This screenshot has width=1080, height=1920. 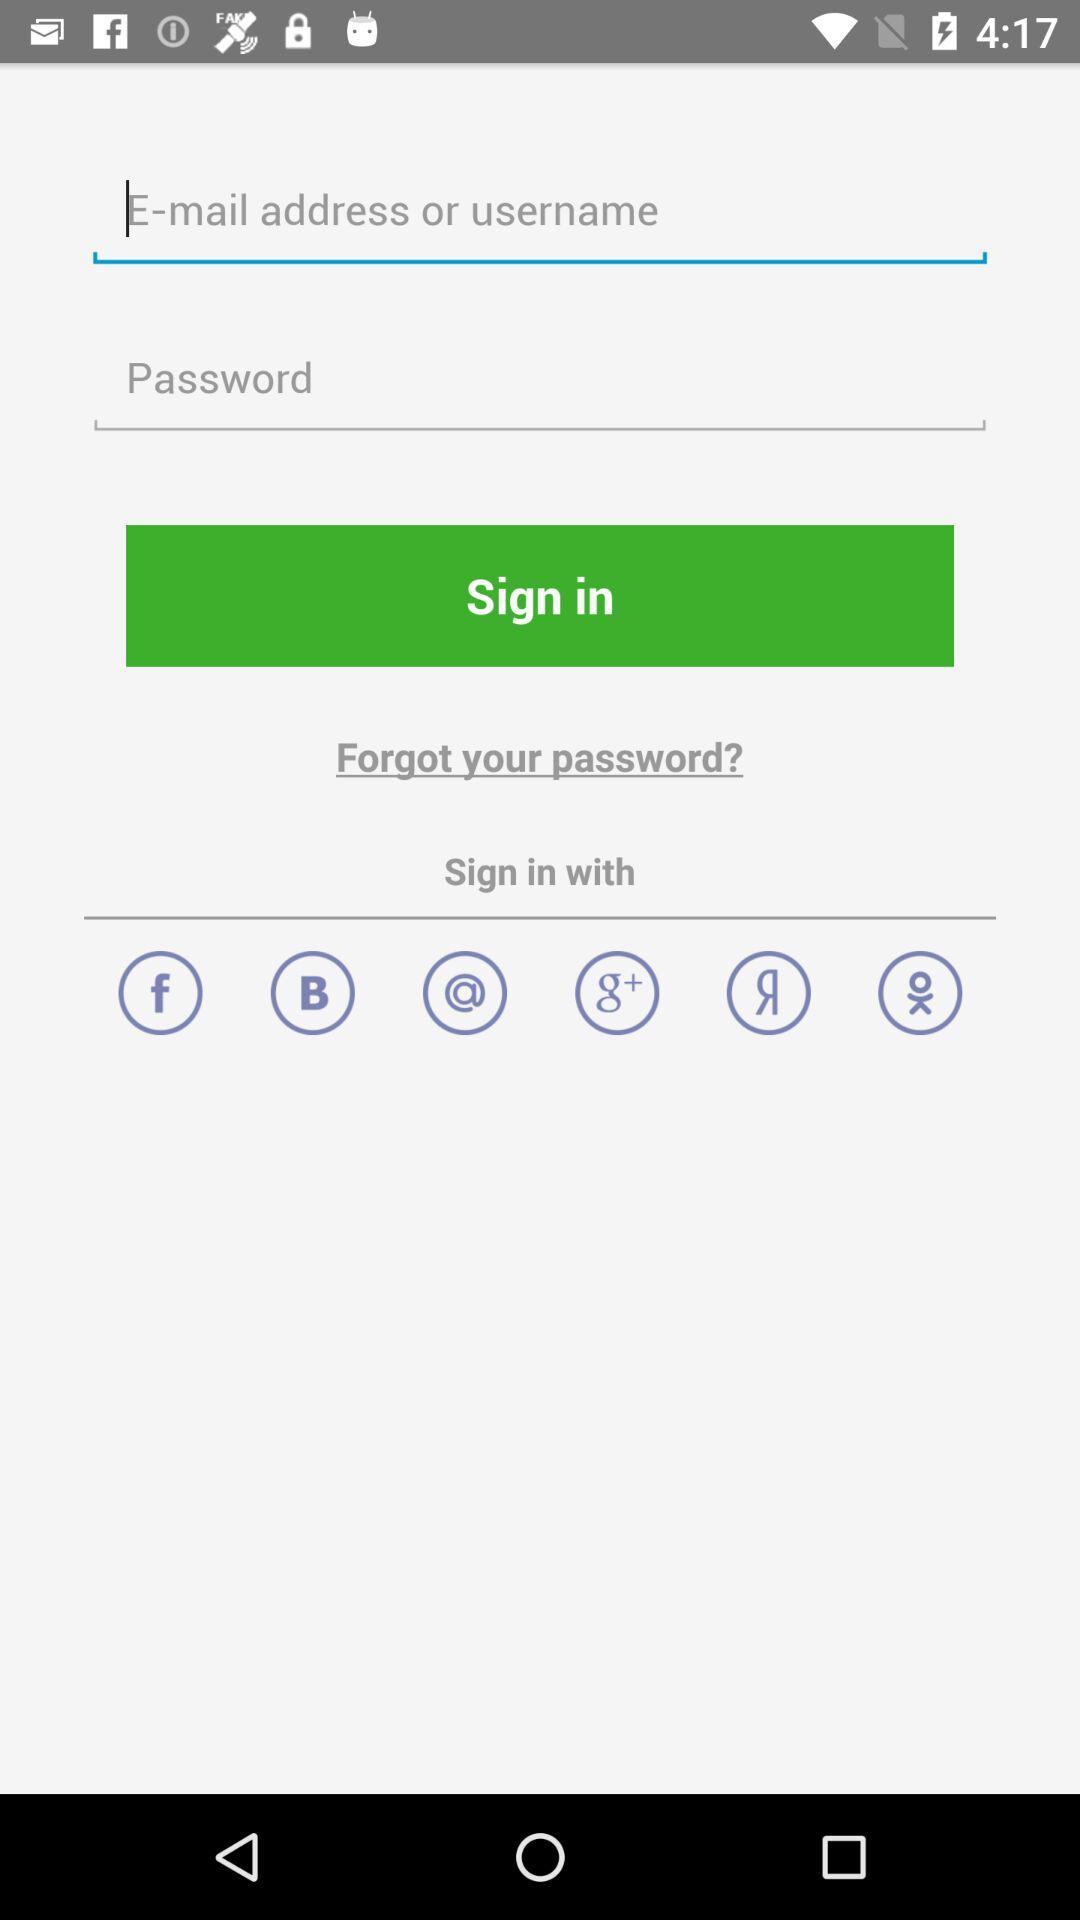 What do you see at coordinates (540, 378) in the screenshot?
I see `the blank box which is showing to enter password on the page` at bounding box center [540, 378].